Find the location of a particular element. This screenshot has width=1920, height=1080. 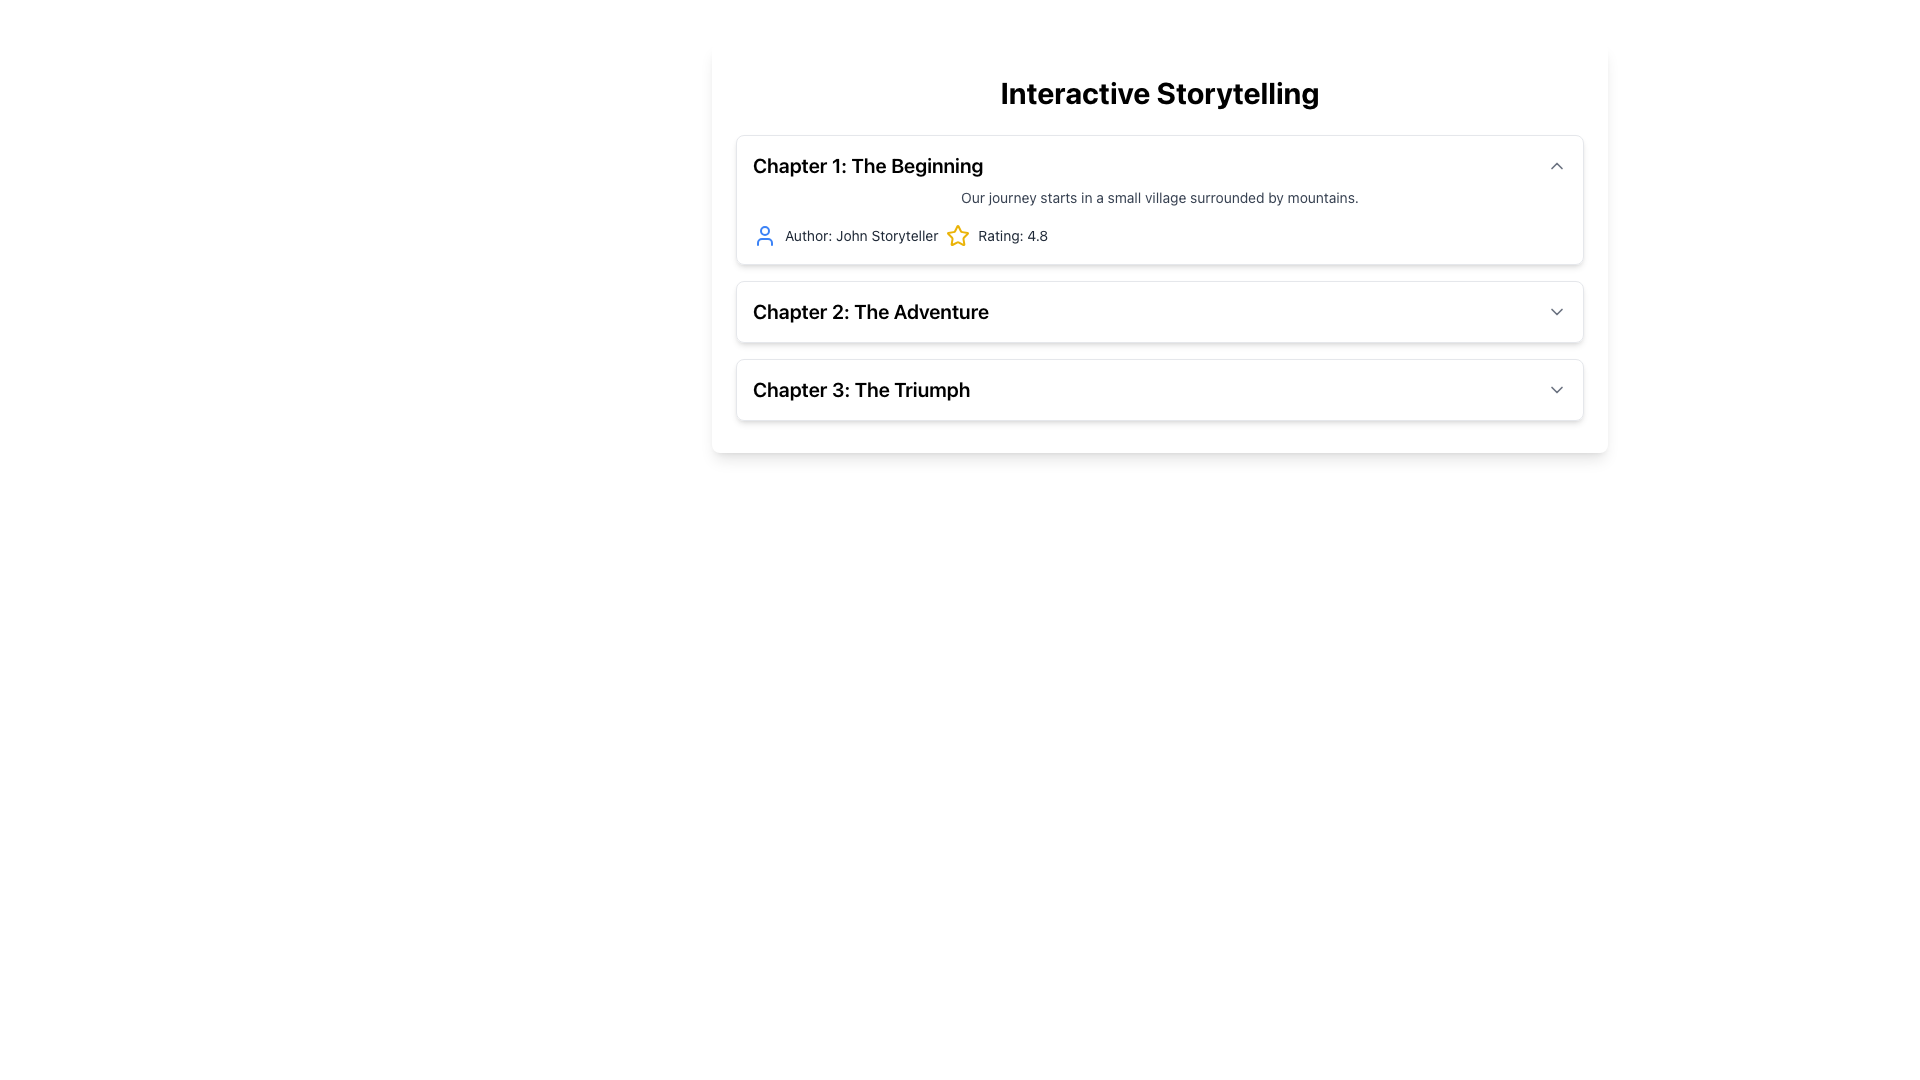

the text block that reads 'Our journey starts in a small village surrounded by mountains.' located below the heading 'Chapter 1: The Beginning' is located at coordinates (1160, 197).